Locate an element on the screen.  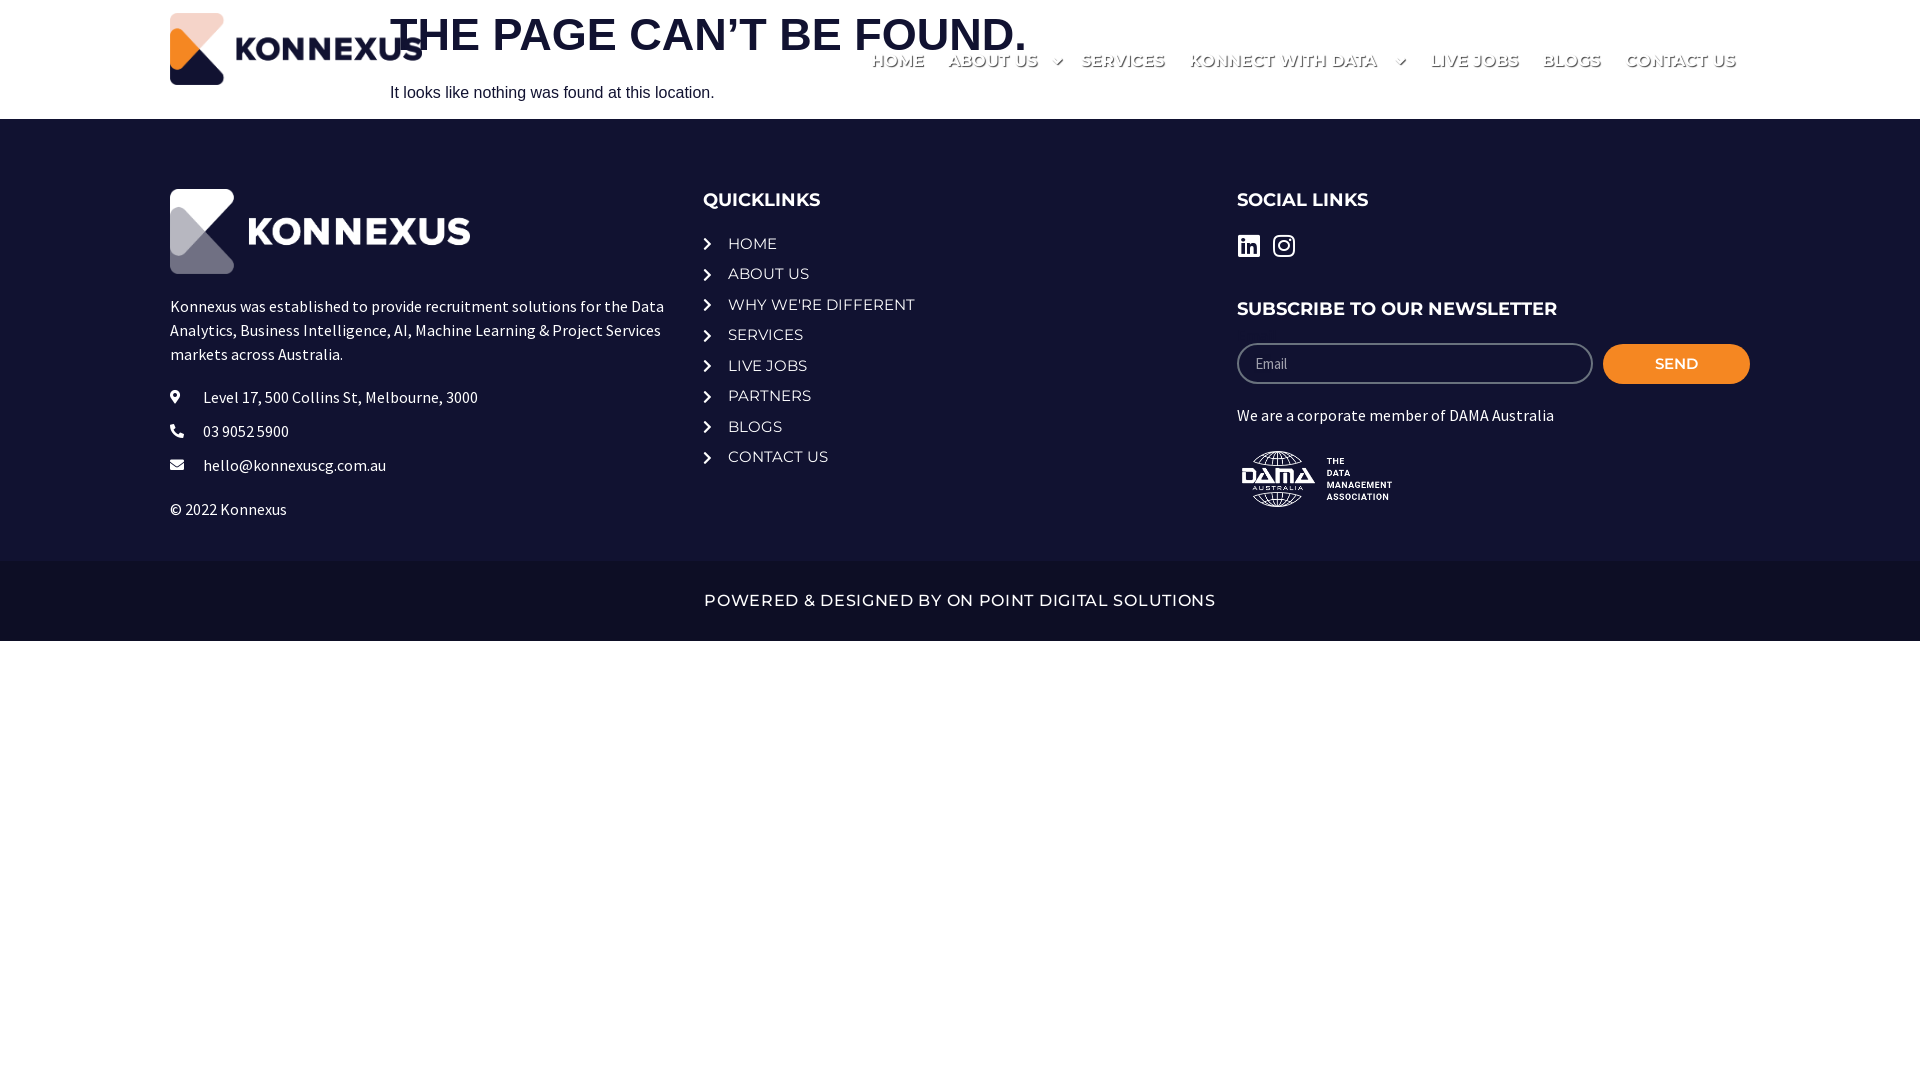
'BLOGS' is located at coordinates (1569, 60).